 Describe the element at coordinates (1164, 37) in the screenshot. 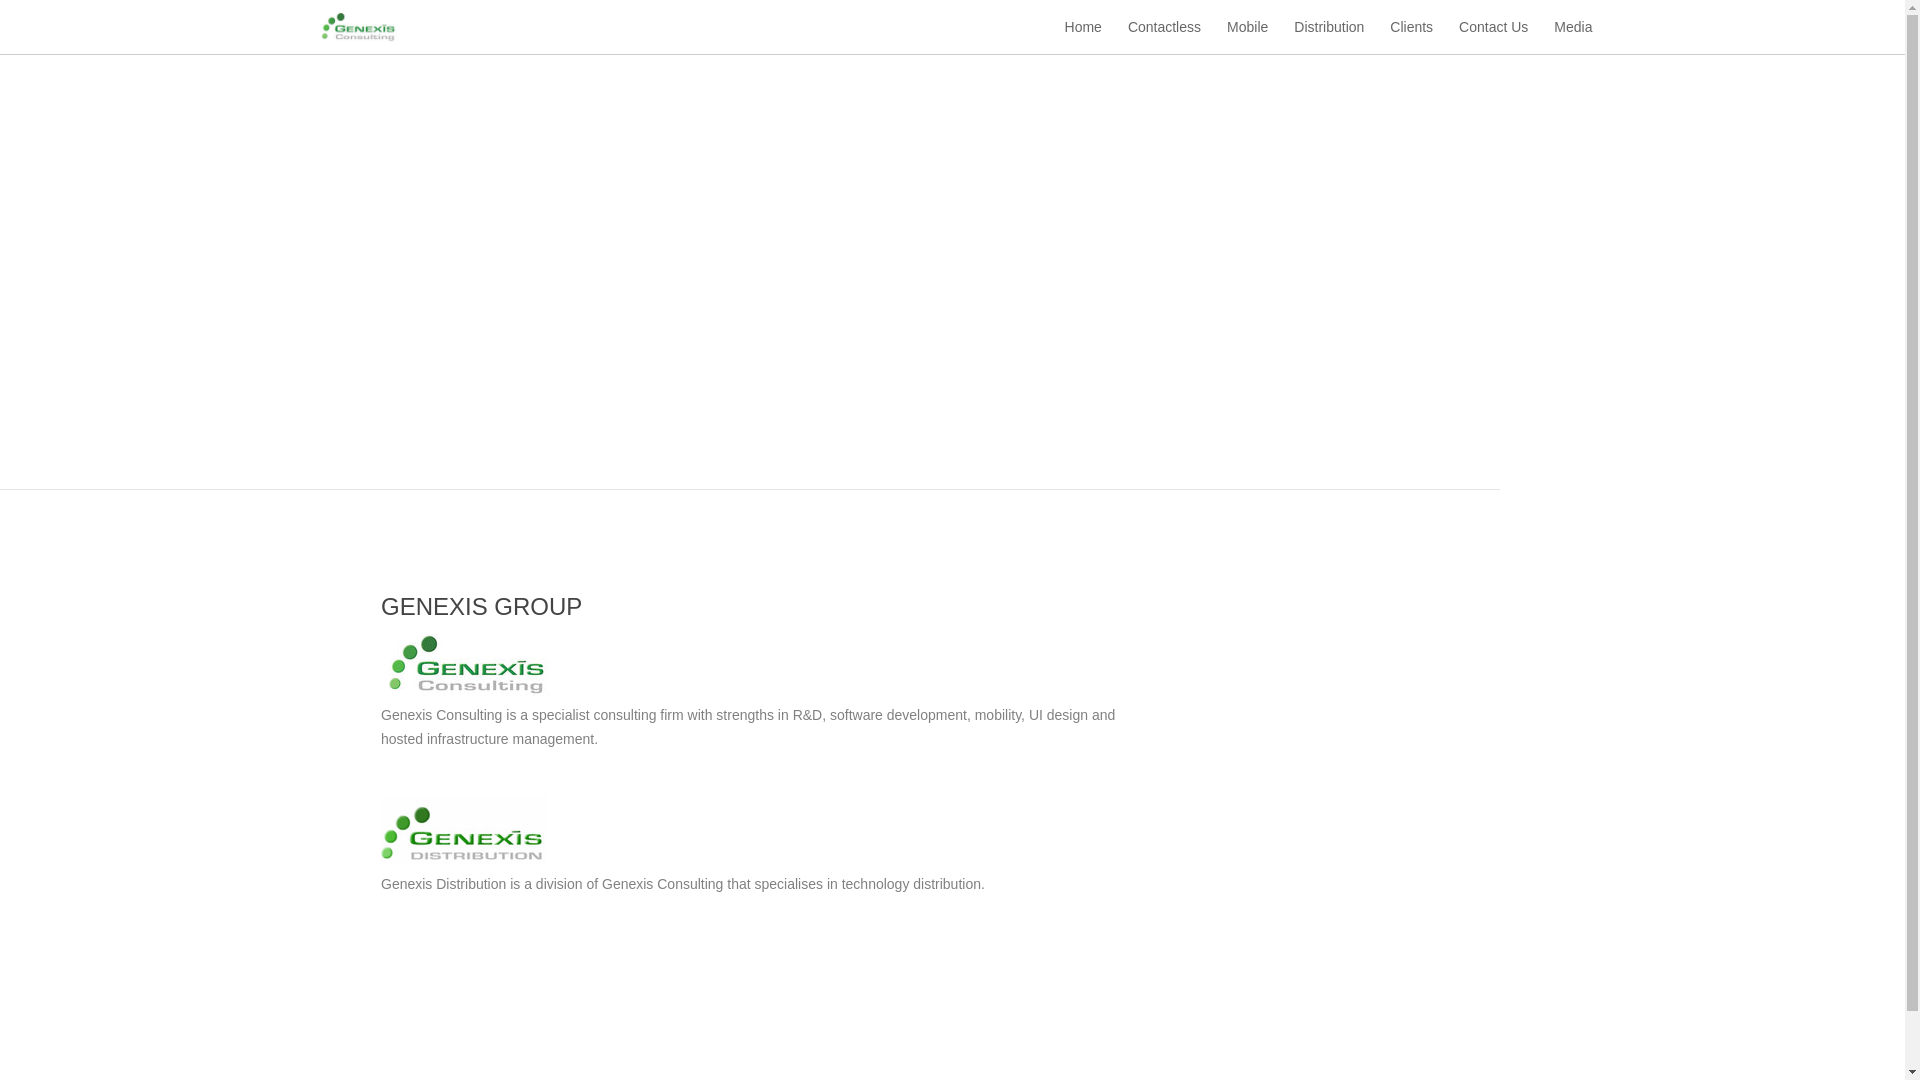

I see `'Contactless'` at that location.